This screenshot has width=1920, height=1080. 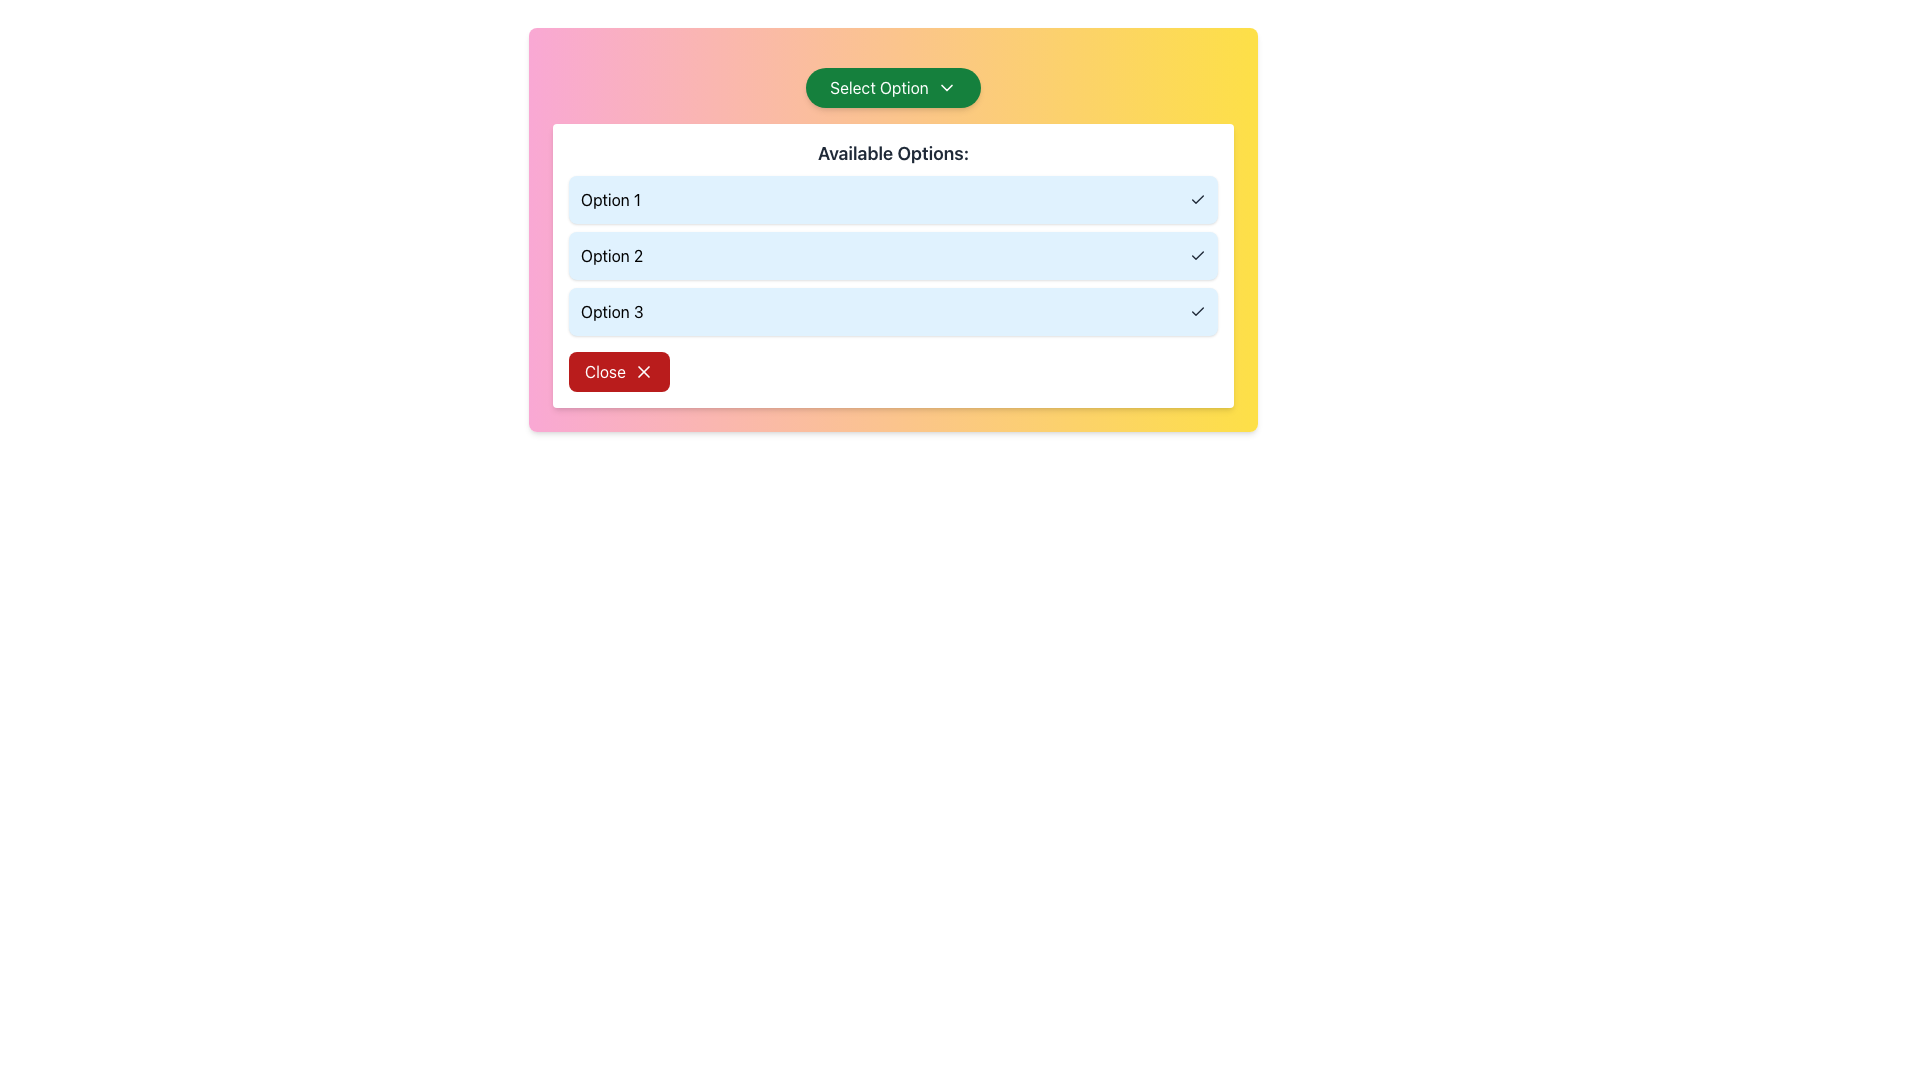 I want to click on the close icon within the 'Close' button located at the bottom left of the modal dialog box, so click(x=643, y=371).